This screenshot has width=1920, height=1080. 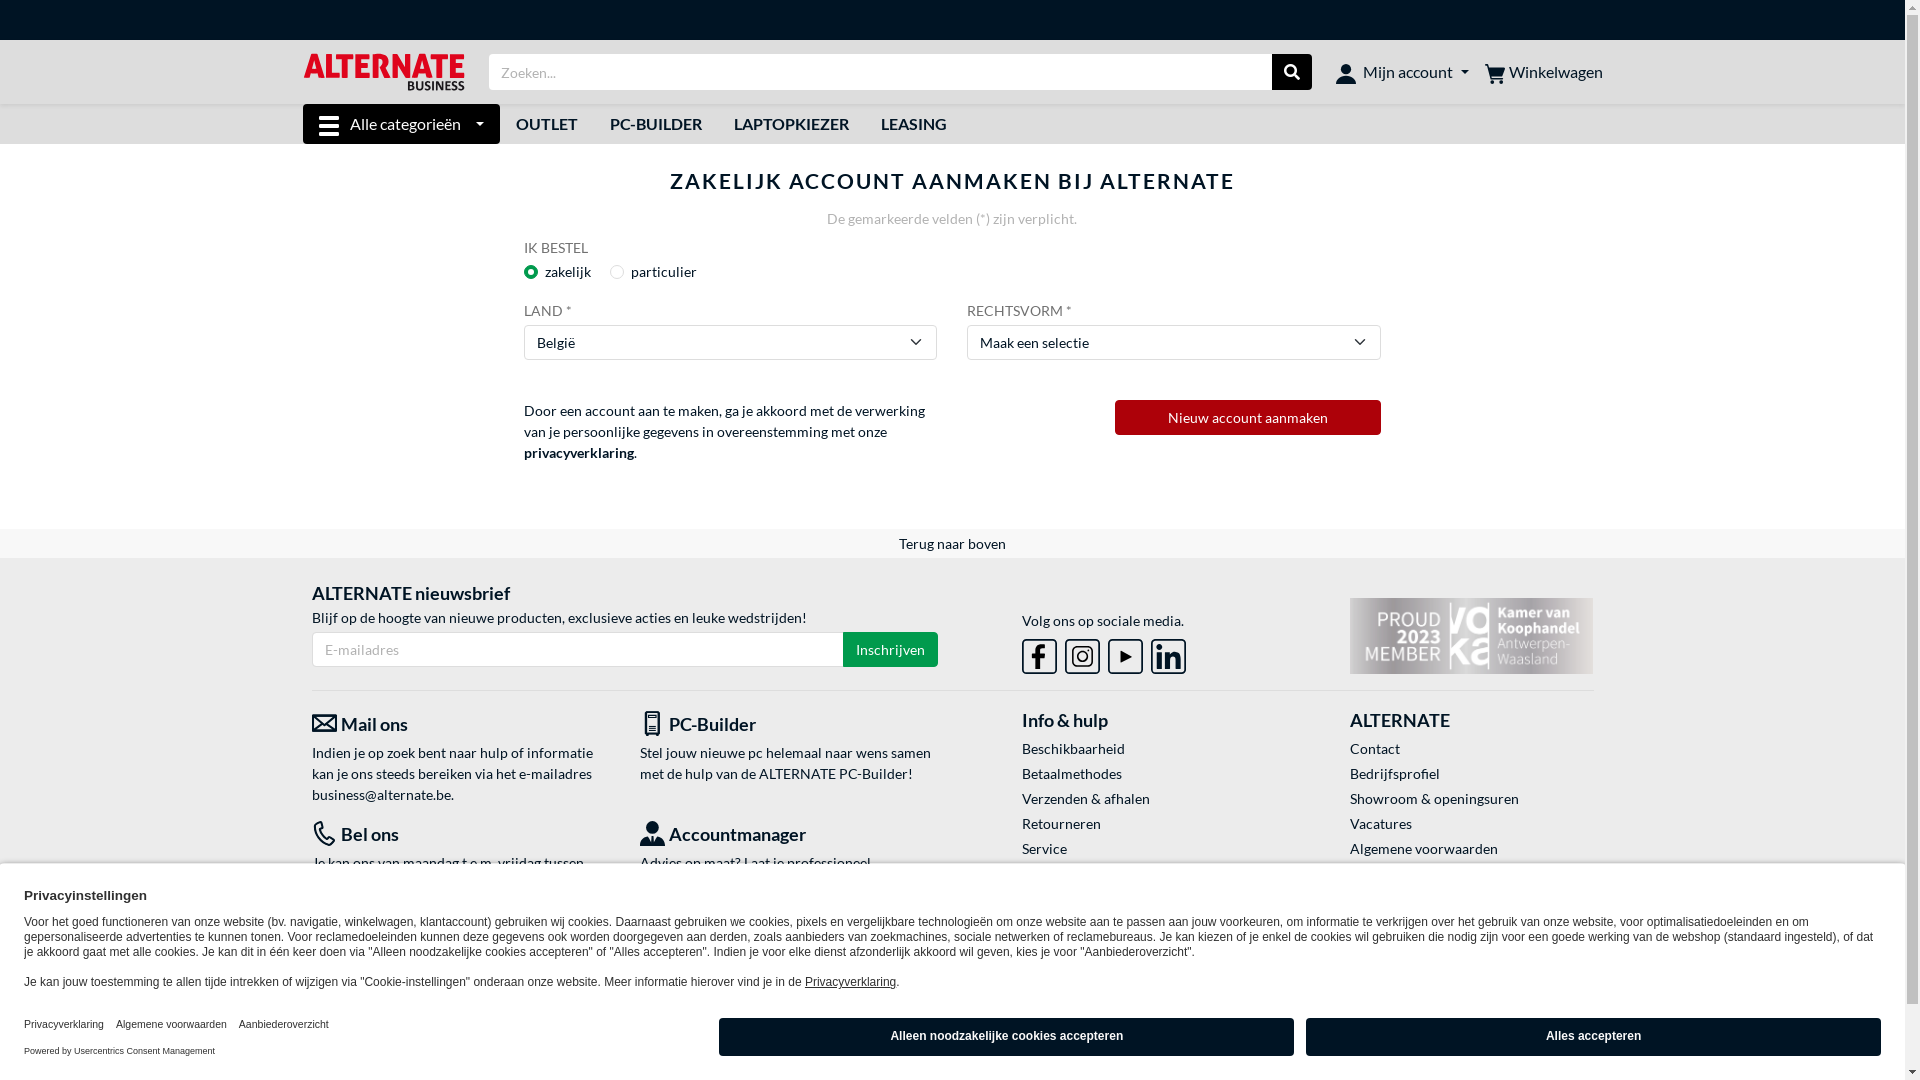 What do you see at coordinates (1039, 652) in the screenshot?
I see `'Facebook'` at bounding box center [1039, 652].